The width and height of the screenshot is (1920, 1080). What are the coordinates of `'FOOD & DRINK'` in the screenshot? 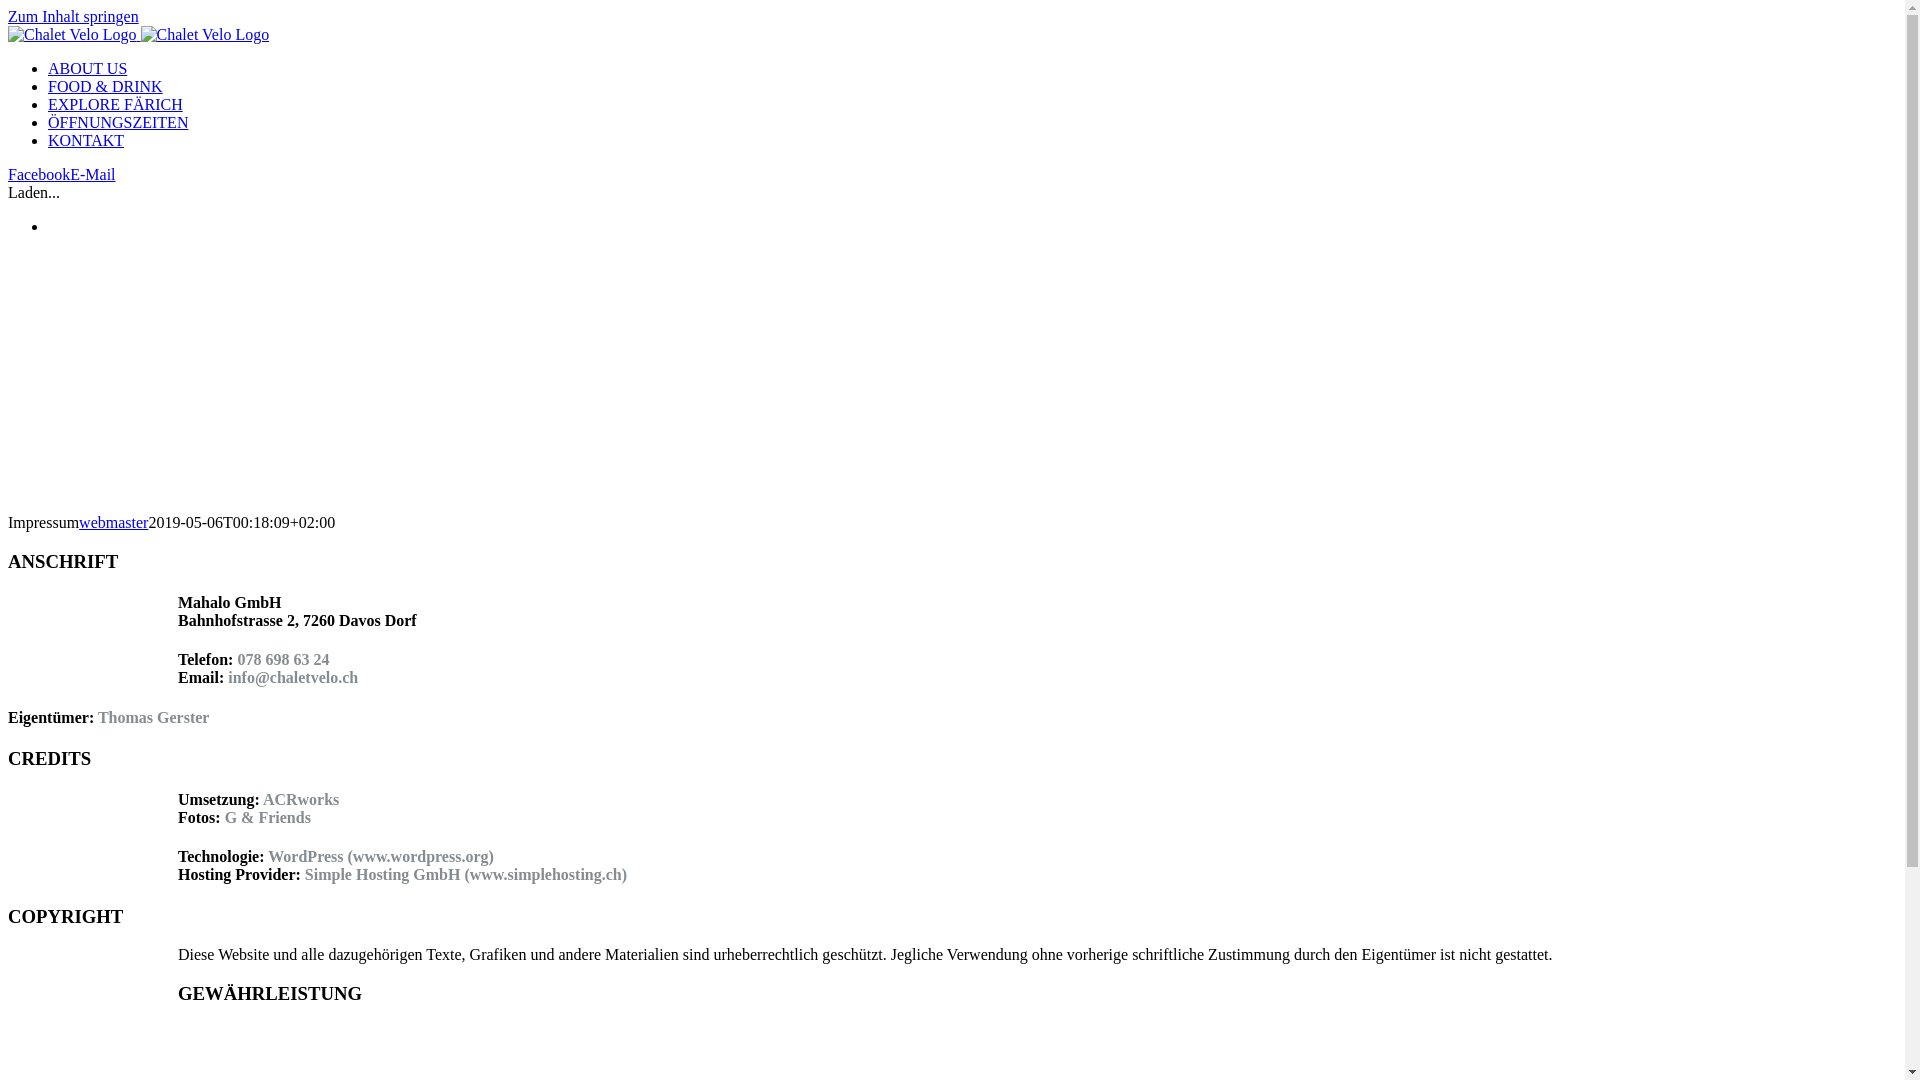 It's located at (48, 85).